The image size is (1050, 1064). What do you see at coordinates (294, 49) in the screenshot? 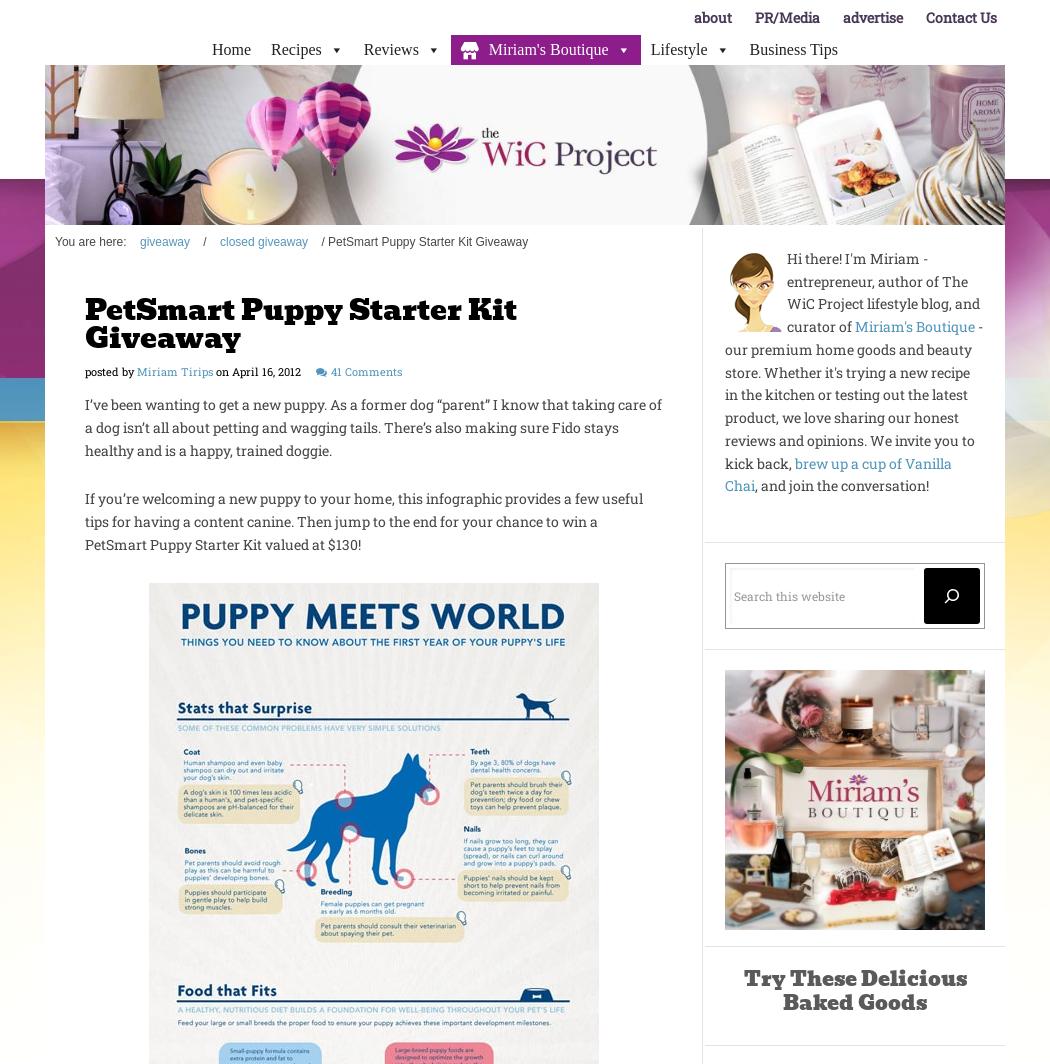
I see `'Recipes'` at bounding box center [294, 49].